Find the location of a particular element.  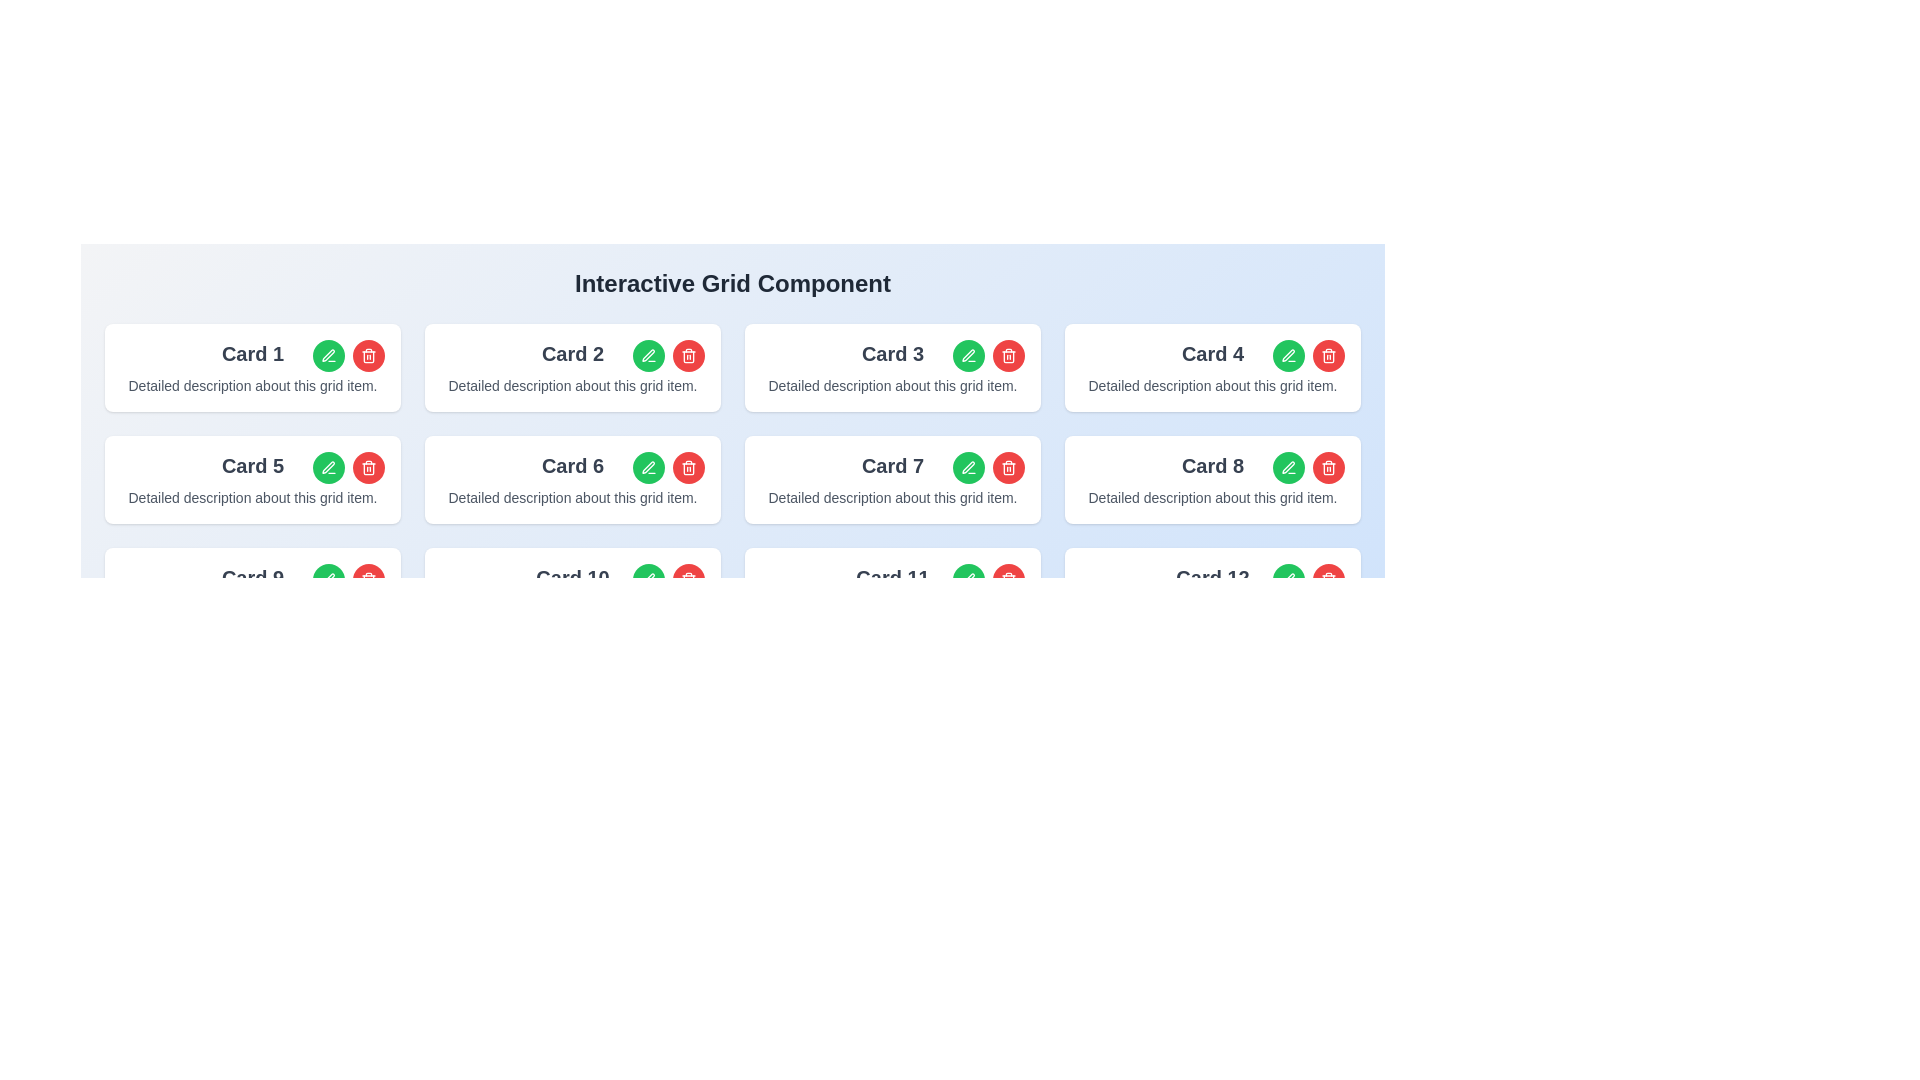

the green edit button located in the top-right corner of 'Card 10' to initiate editing is located at coordinates (668, 579).